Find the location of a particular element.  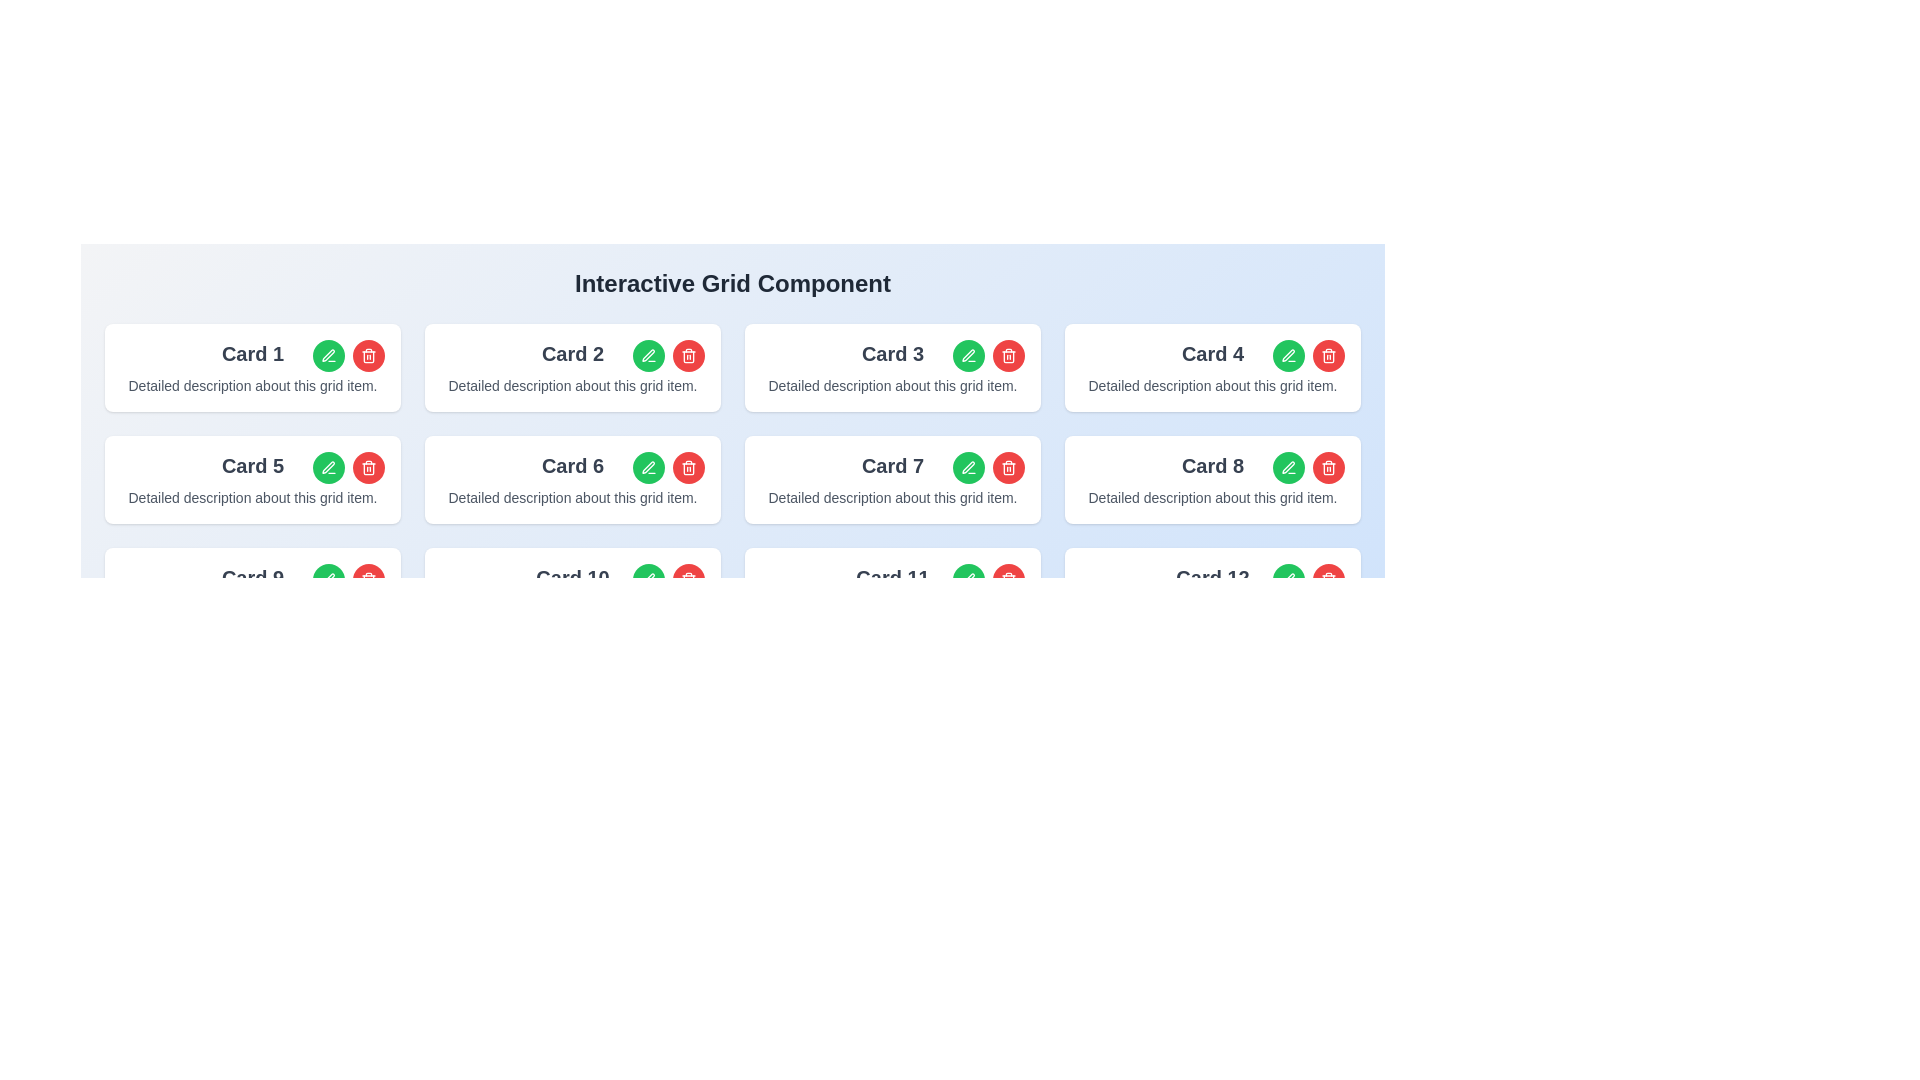

the green edit button located in the top-right corner of 'Card 10' to initiate editing is located at coordinates (668, 579).